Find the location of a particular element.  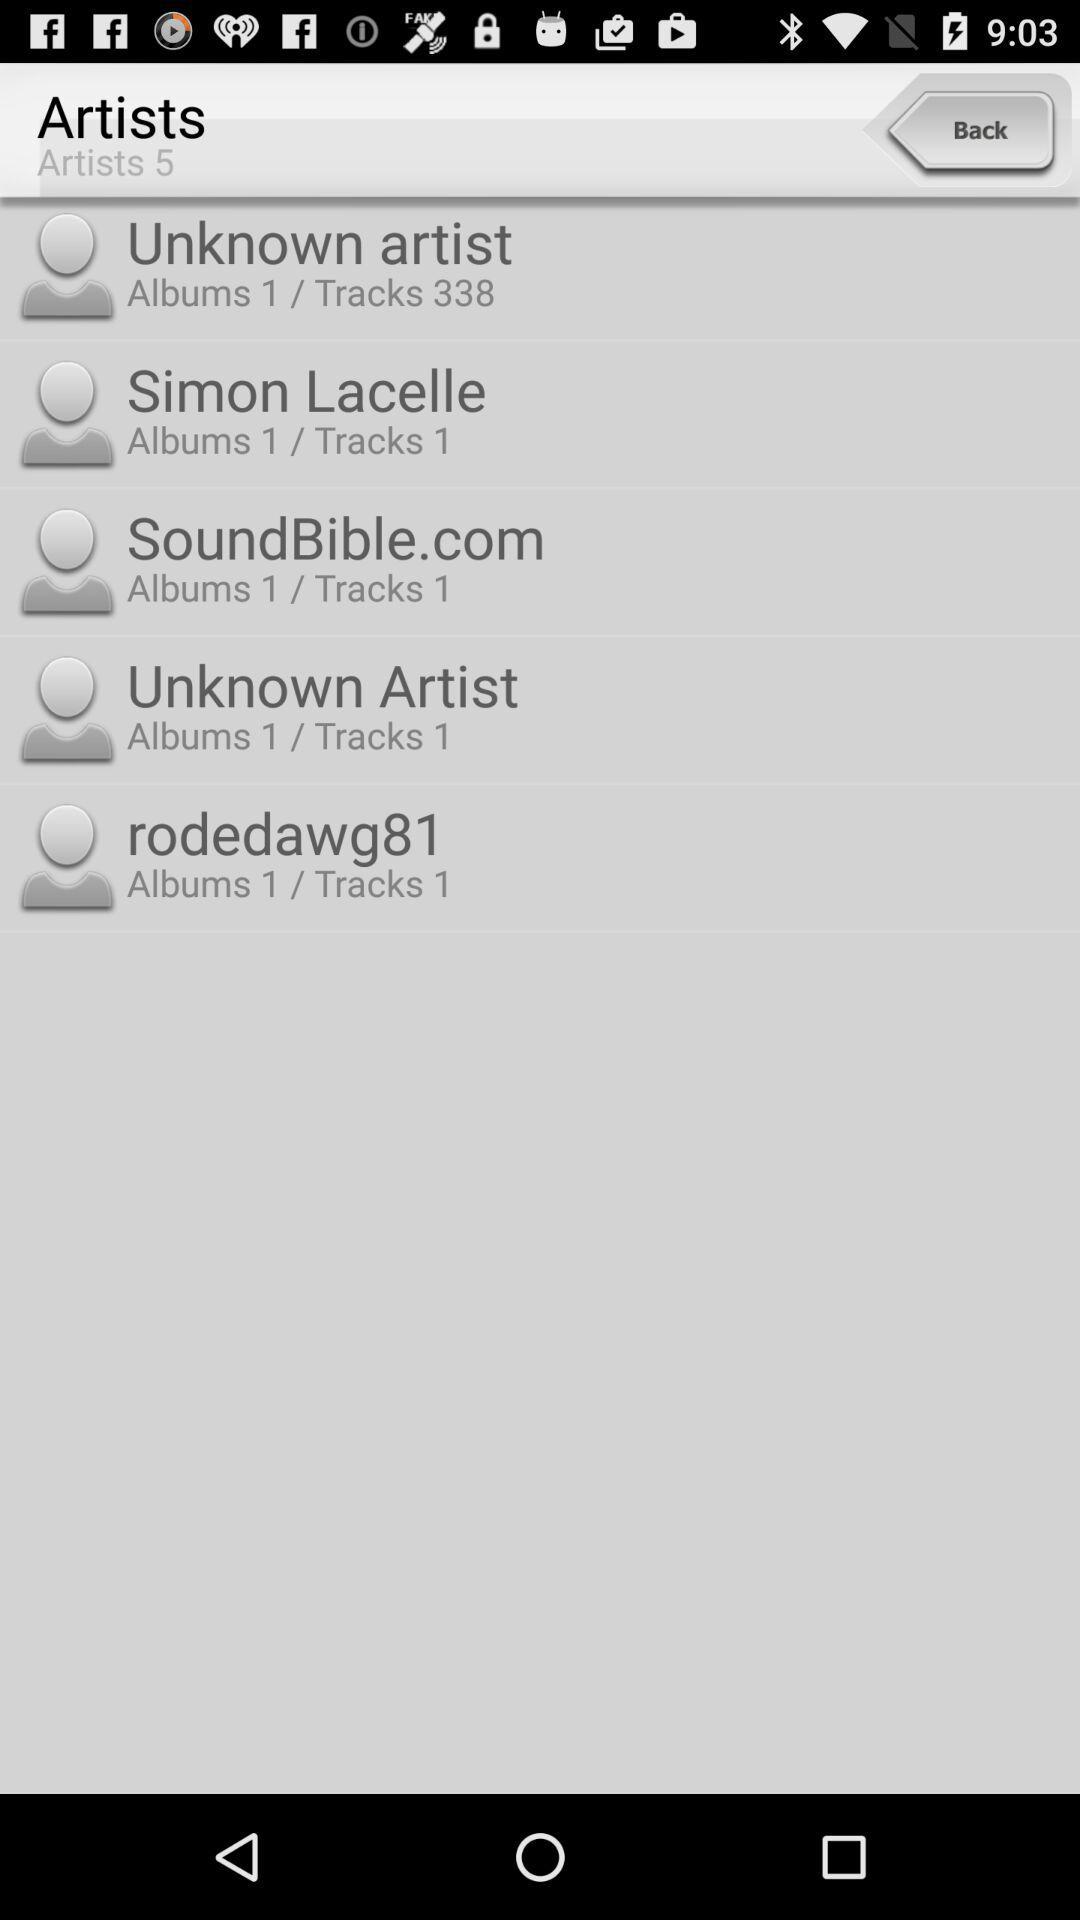

rodedawg81 app is located at coordinates (598, 832).